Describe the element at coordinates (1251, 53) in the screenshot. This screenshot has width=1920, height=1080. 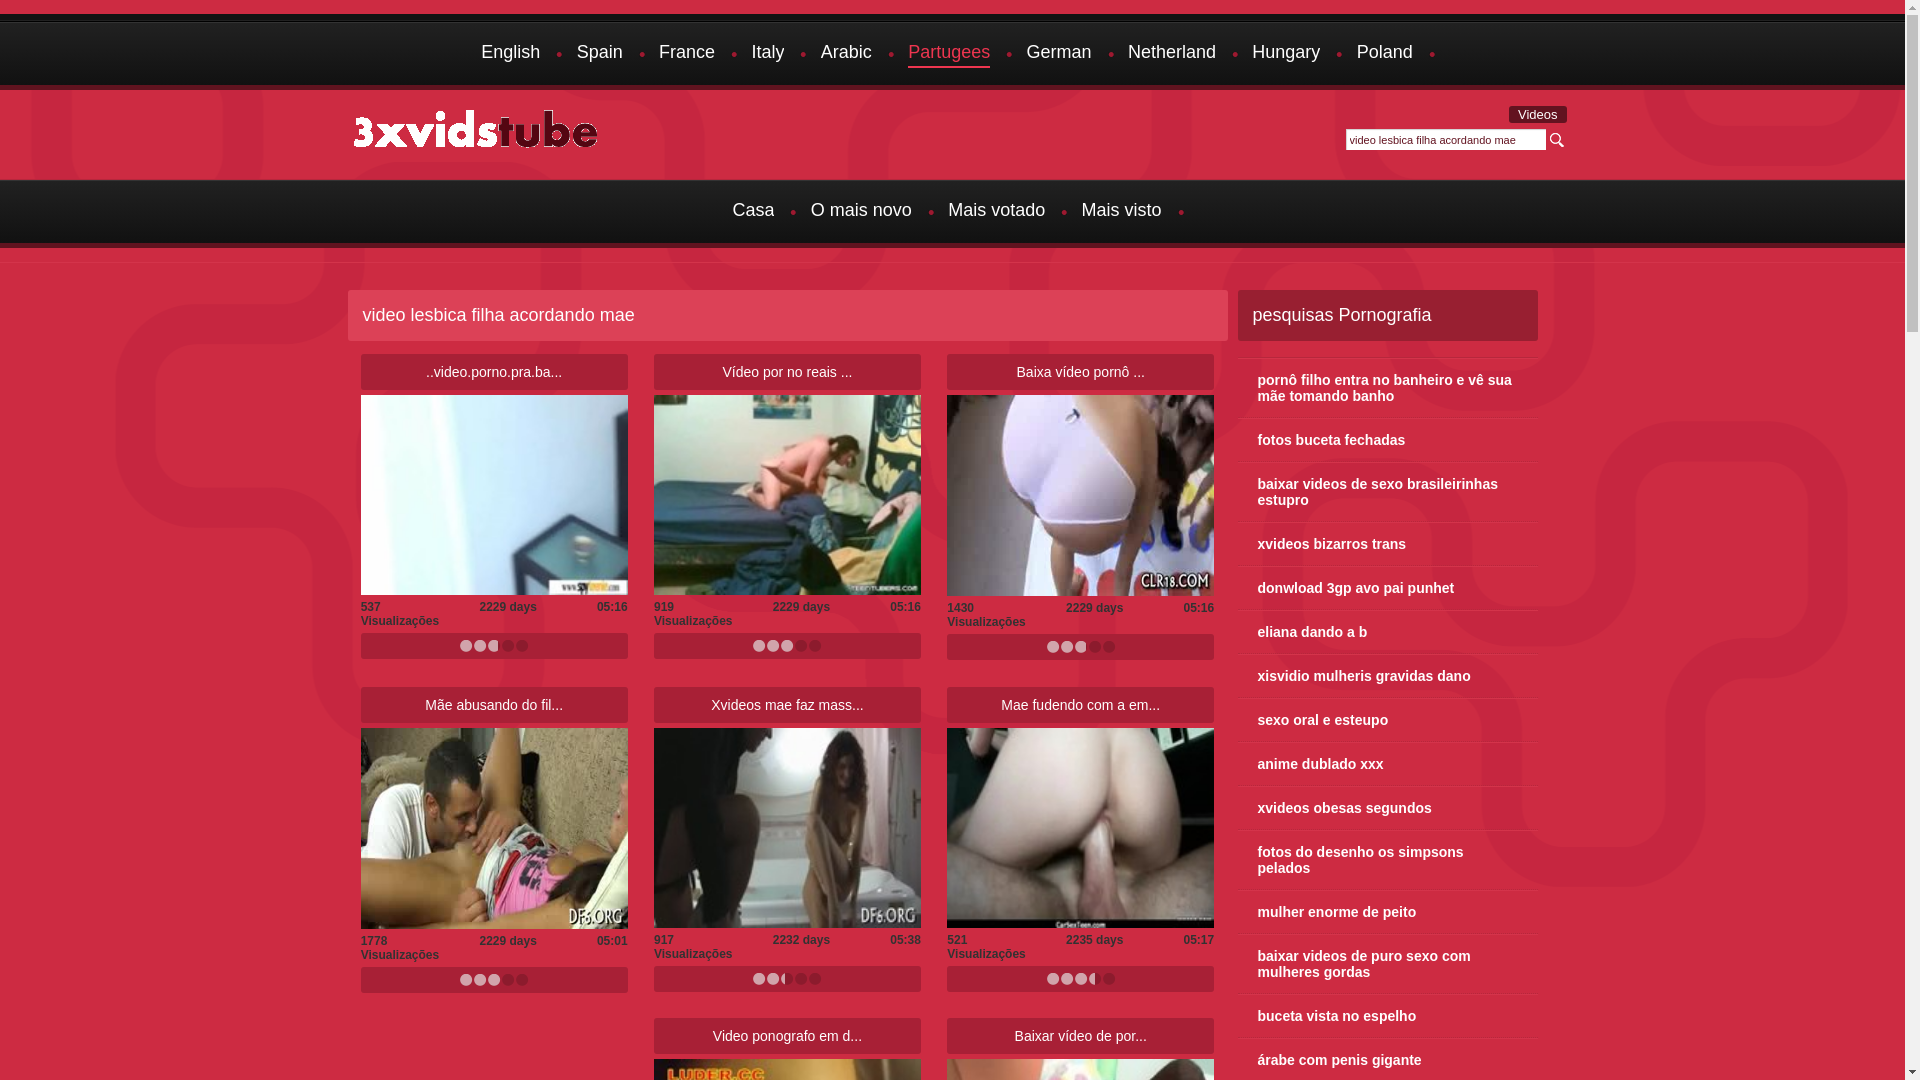
I see `'Hungary'` at that location.